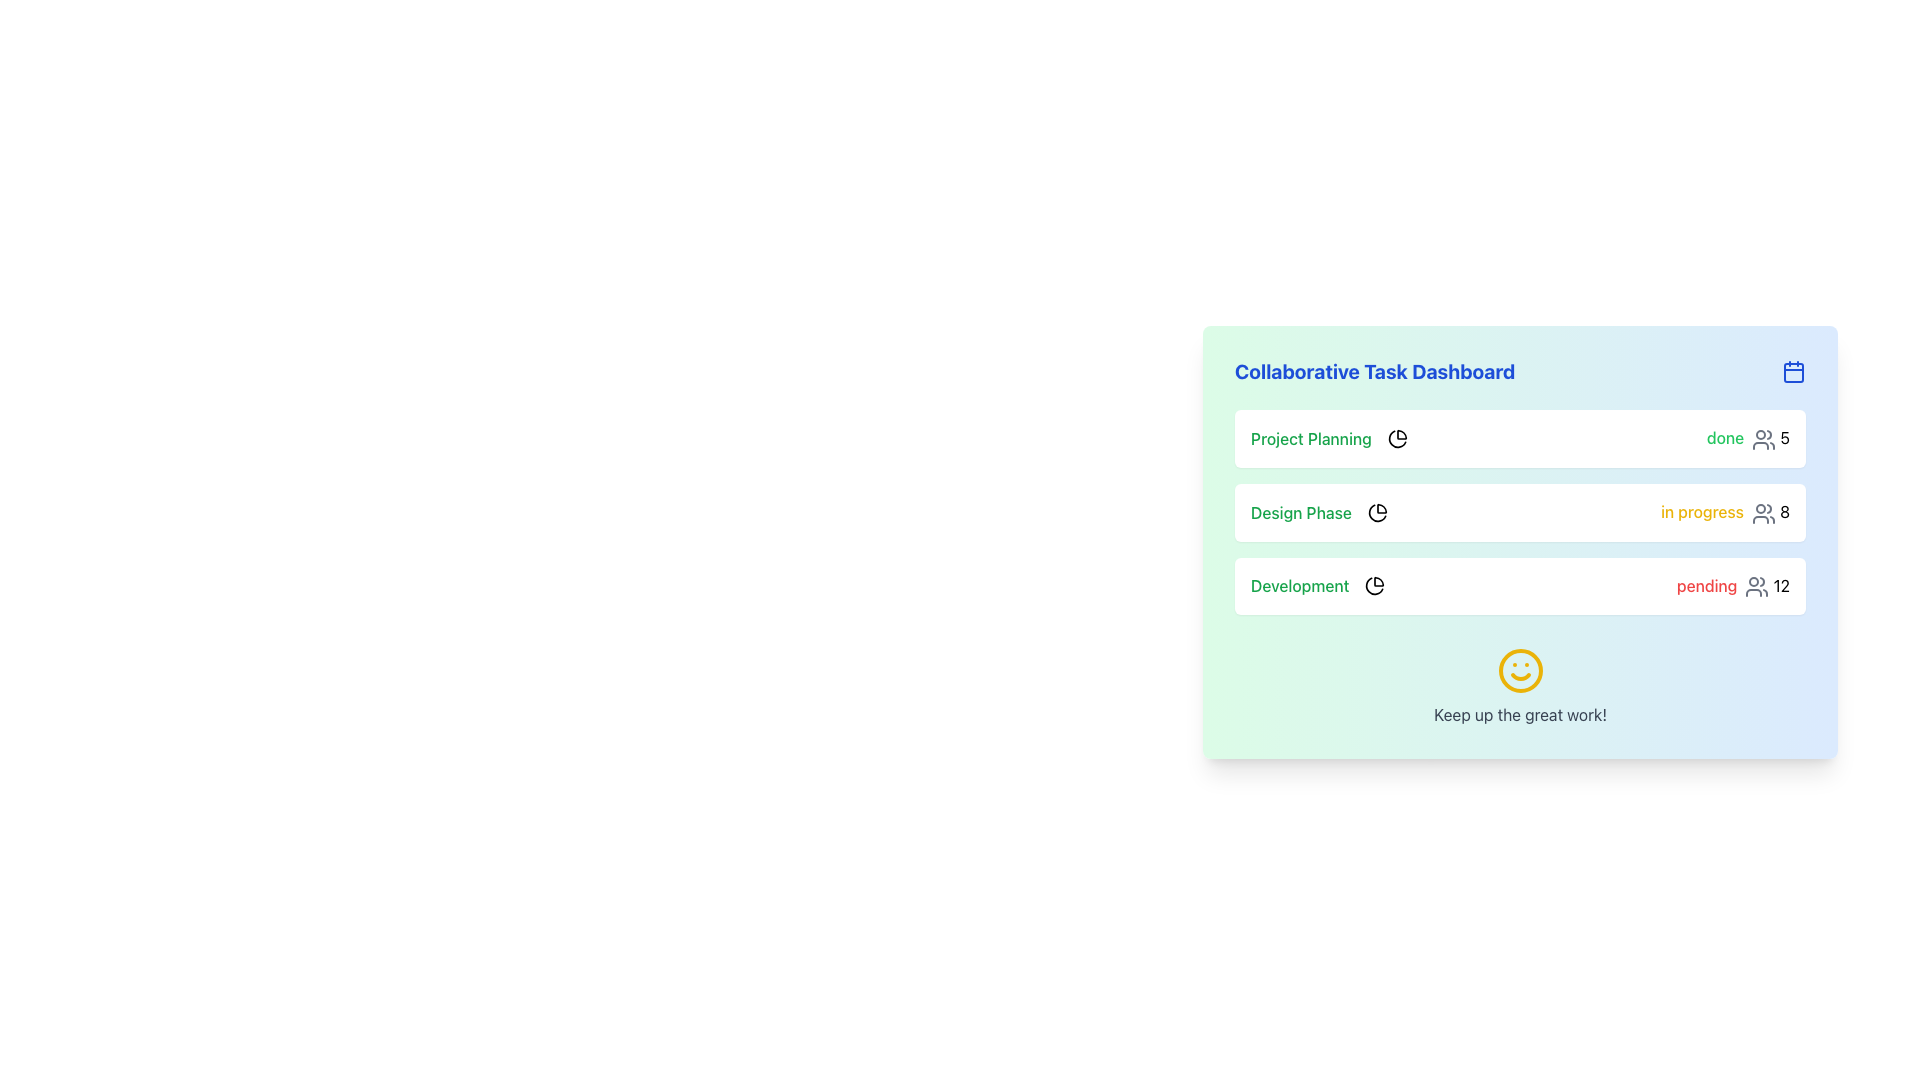  Describe the element at coordinates (1747, 437) in the screenshot. I see `the user icon adjacent to the text 'done 5' on the right-hand side of the 'Project Planning' row in the dashboard panel` at that location.